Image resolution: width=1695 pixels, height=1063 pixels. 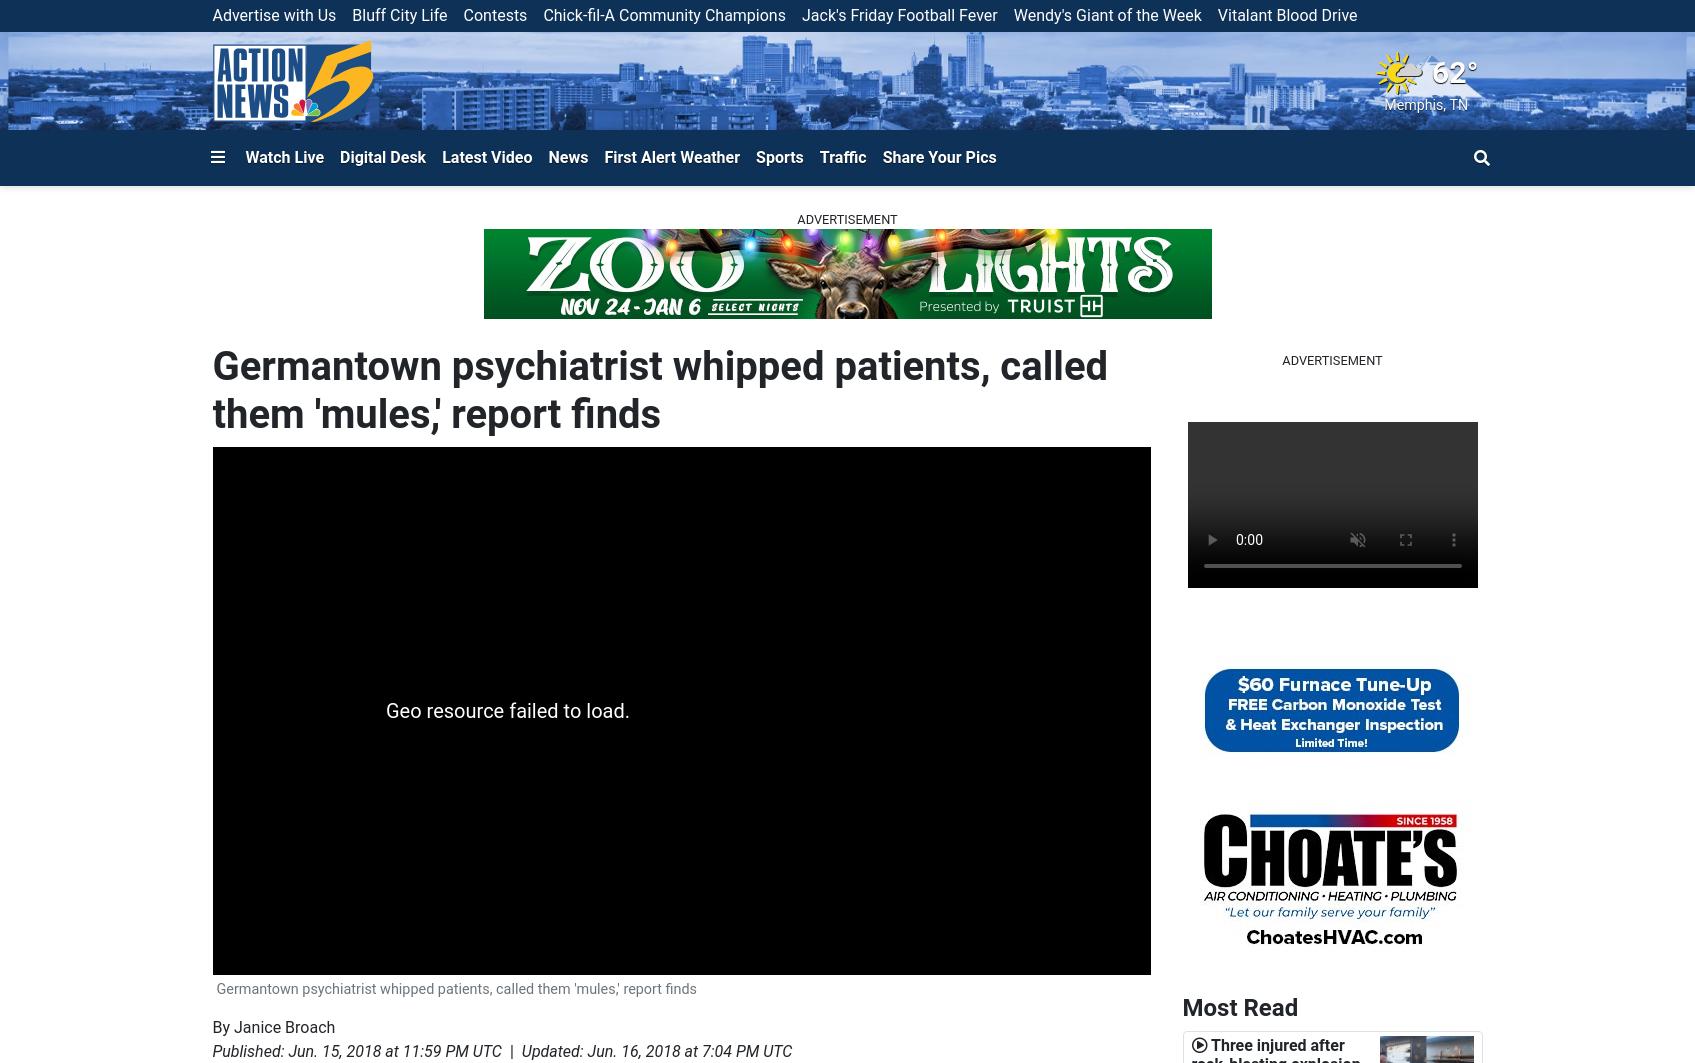 What do you see at coordinates (1382, 105) in the screenshot?
I see `'Memphis'` at bounding box center [1382, 105].